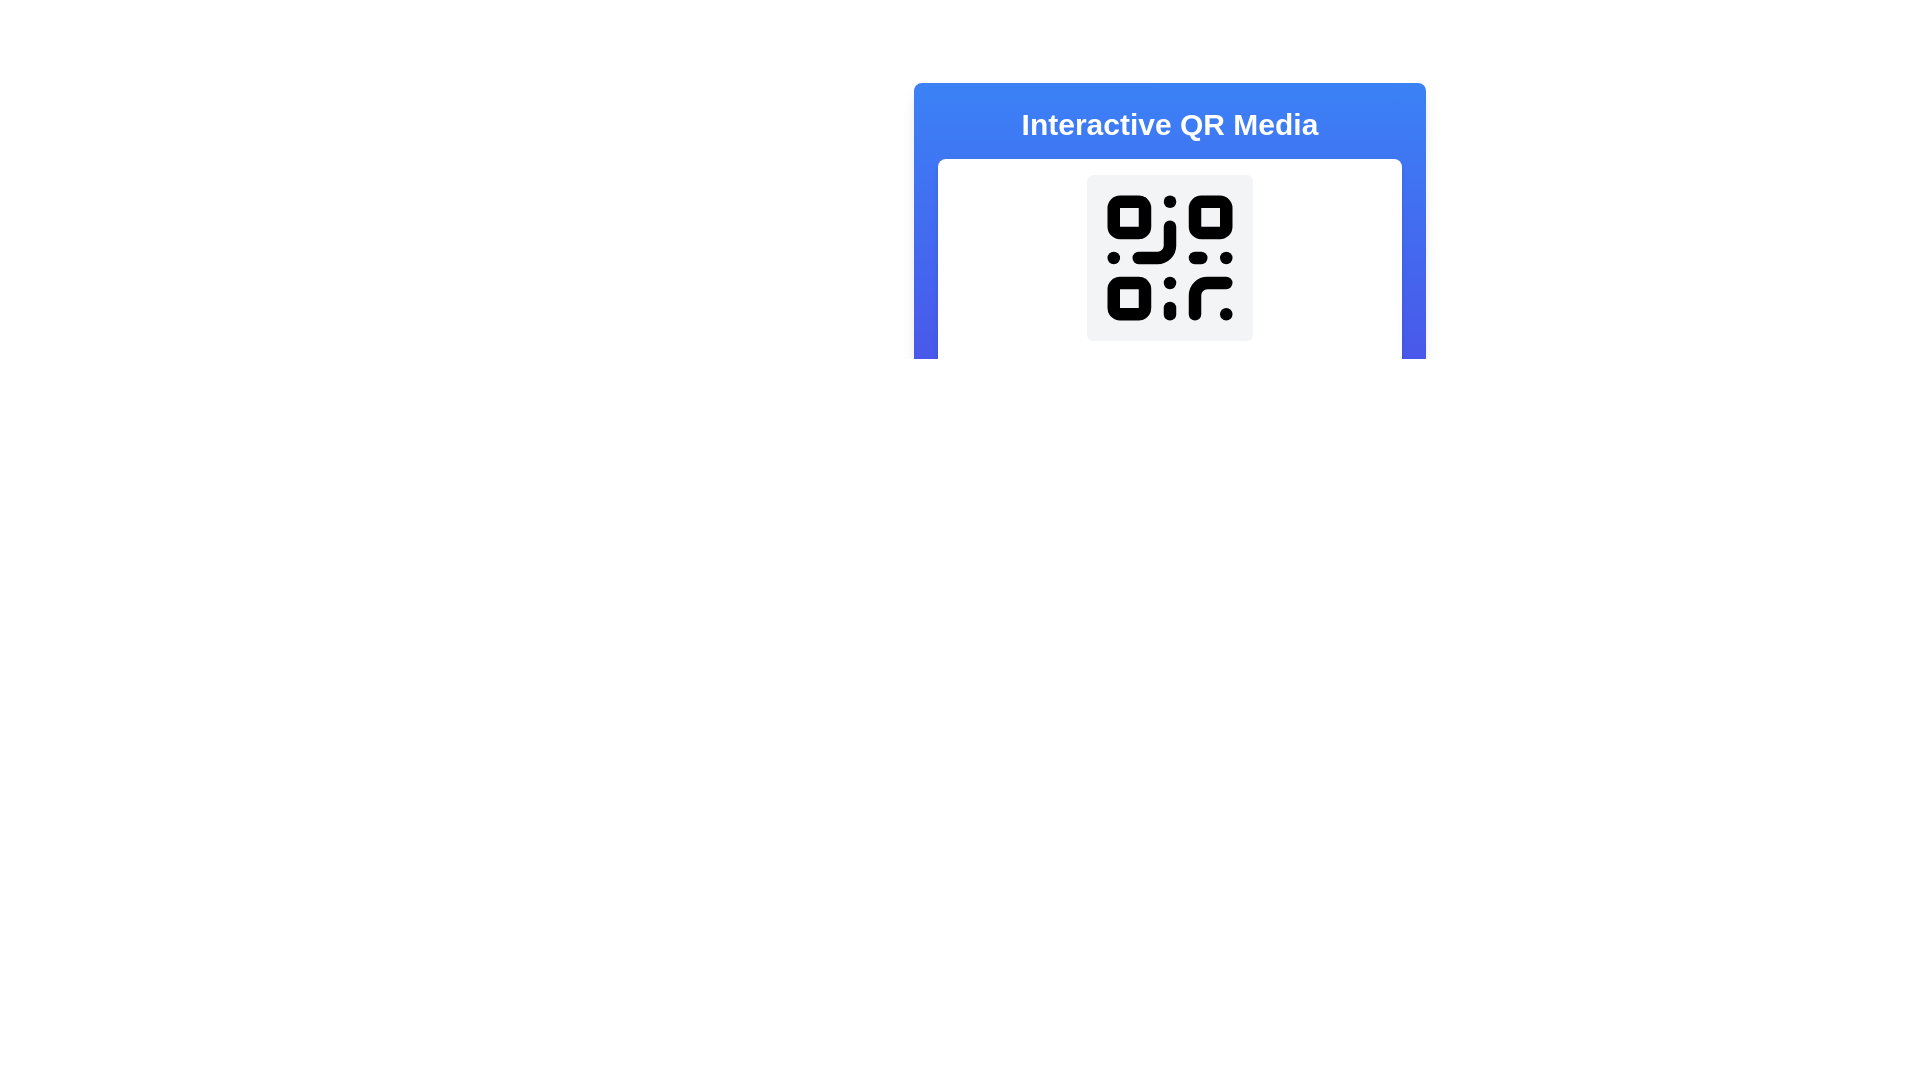  Describe the element at coordinates (1170, 305) in the screenshot. I see `the QR code displayed centrally below the header 'Interactive QR Media' by scanning it using a device` at that location.